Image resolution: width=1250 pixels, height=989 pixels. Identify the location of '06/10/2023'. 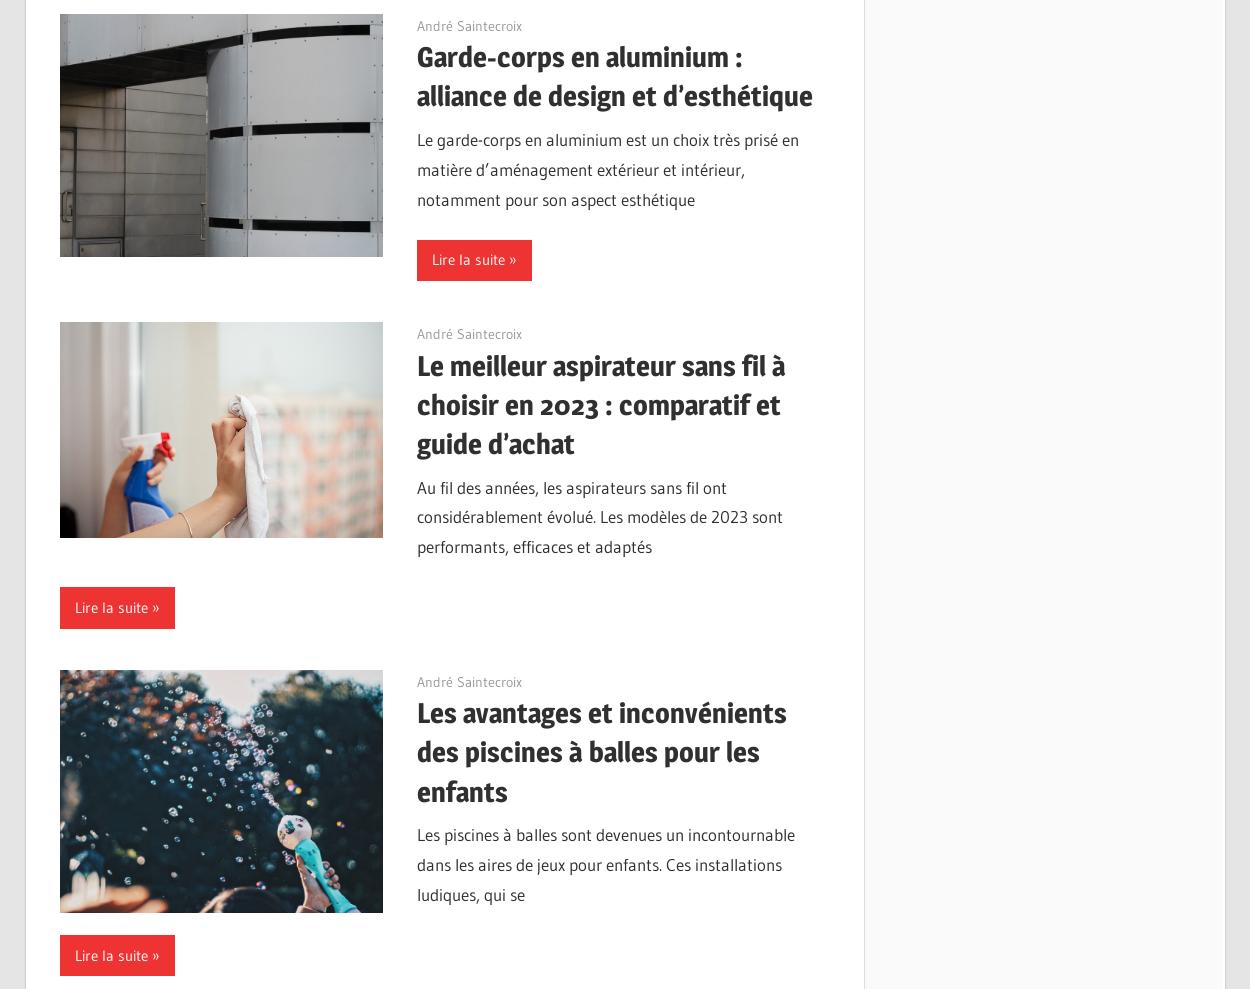
(417, 24).